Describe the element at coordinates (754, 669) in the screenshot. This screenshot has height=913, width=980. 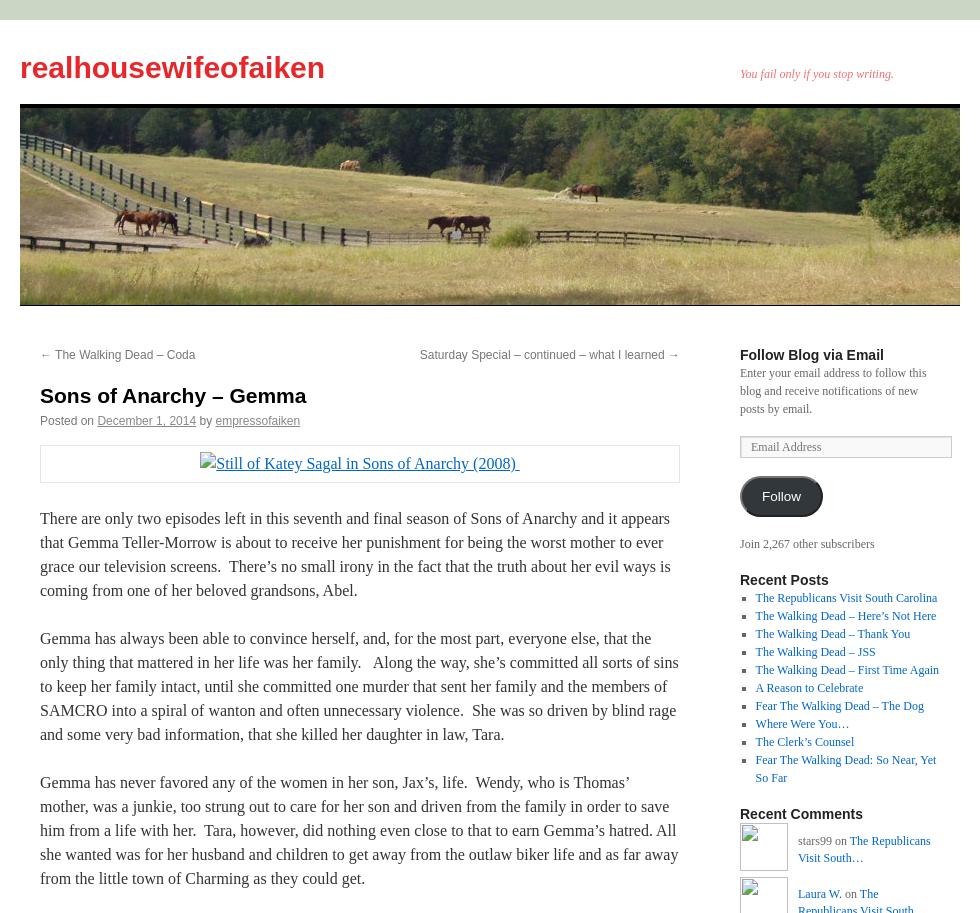
I see `'The Walking Dead – First Time Again'` at that location.